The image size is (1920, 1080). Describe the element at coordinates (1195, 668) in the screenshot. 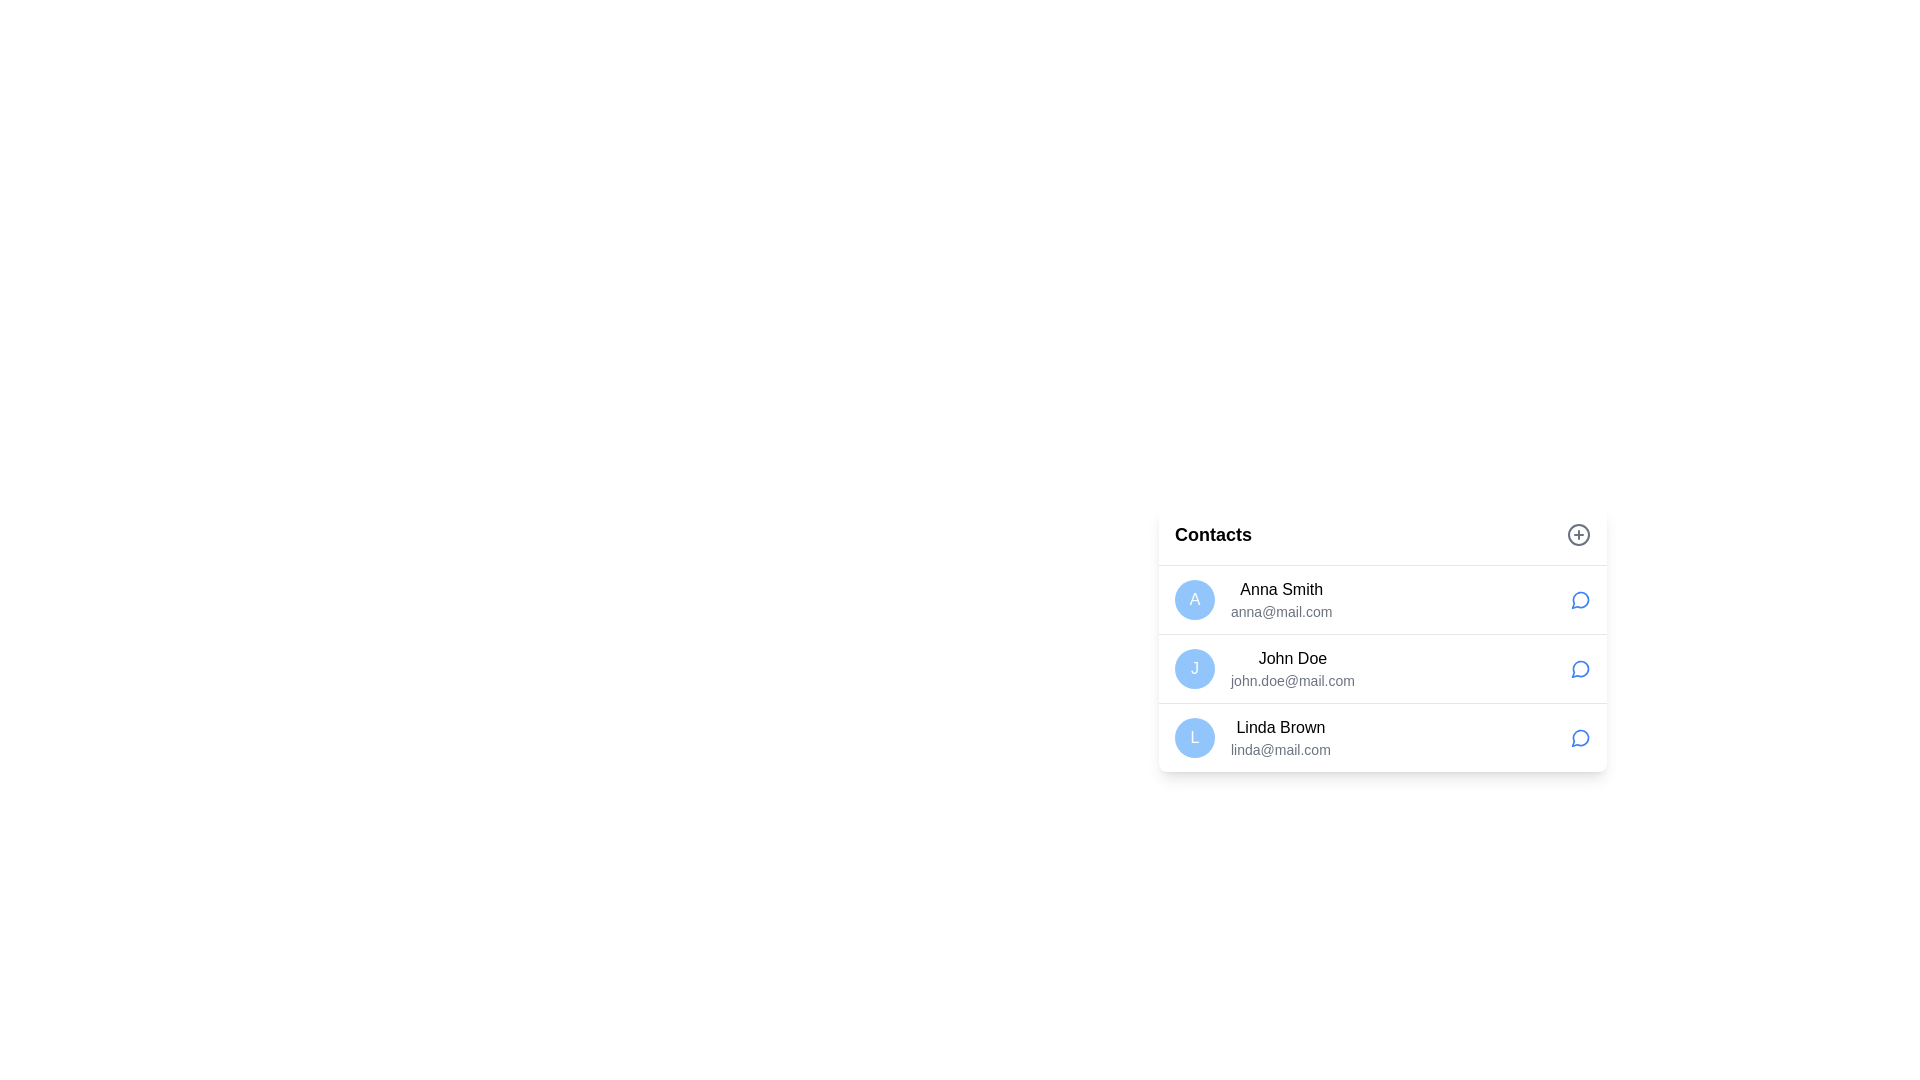

I see `the Avatar Indicator representing the user 'John Doe' in the Contacts UI section` at that location.